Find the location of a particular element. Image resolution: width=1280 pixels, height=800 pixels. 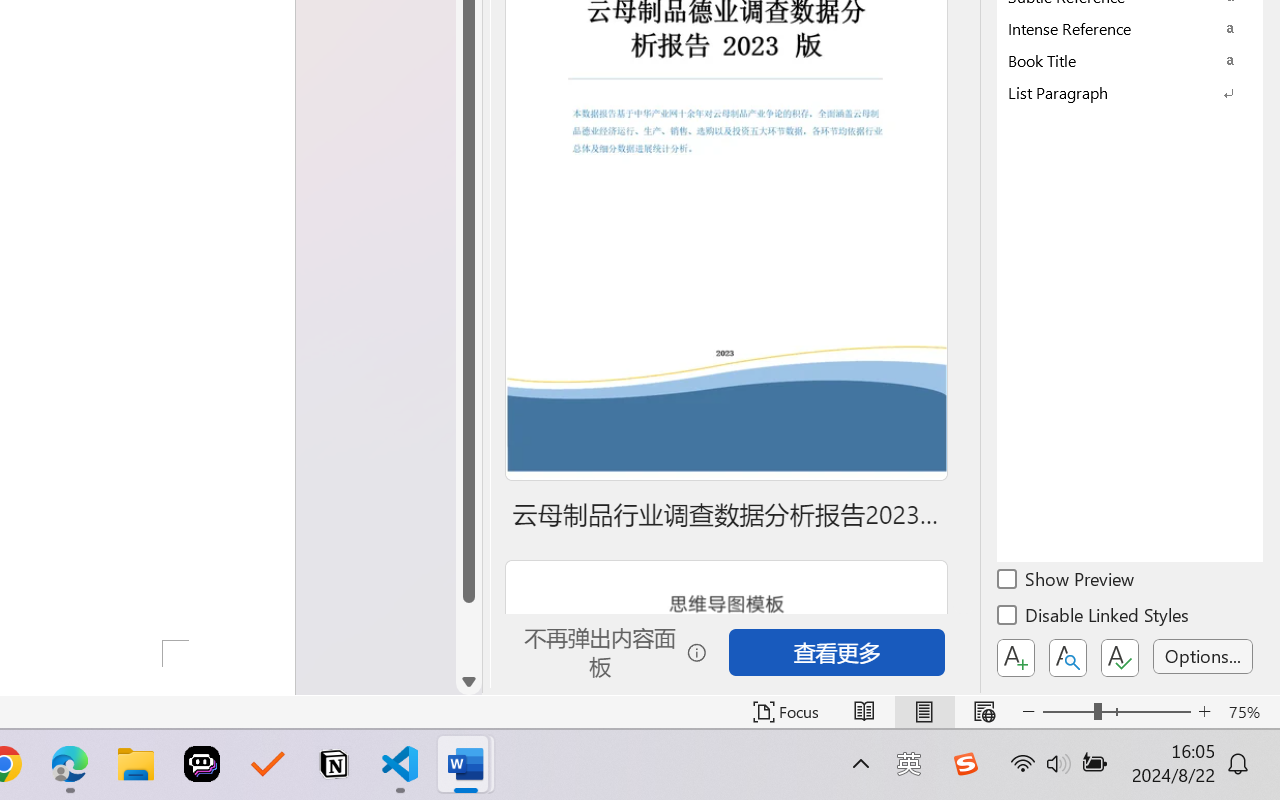

'Read Mode' is located at coordinates (864, 711).